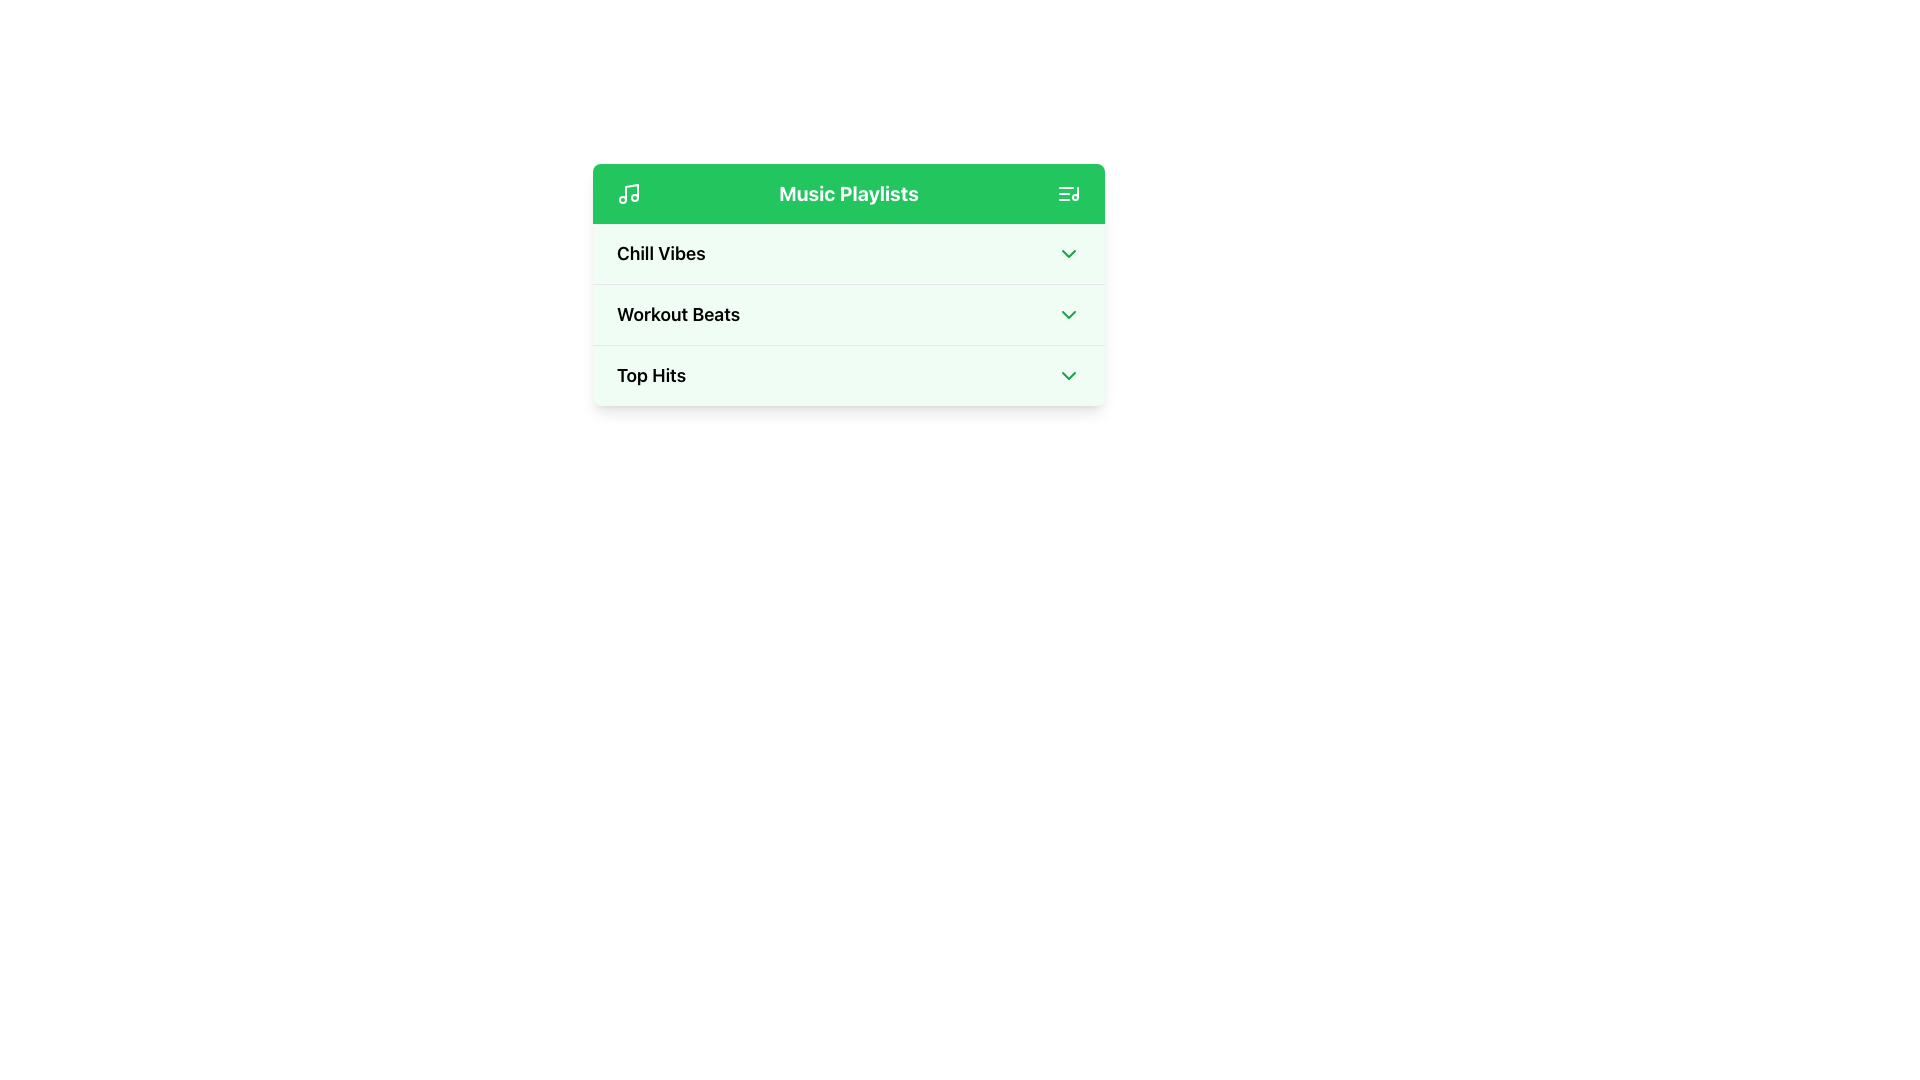  I want to click on the 'Chill Vibes' menu item, which is the topmost item in the list, so click(849, 253).